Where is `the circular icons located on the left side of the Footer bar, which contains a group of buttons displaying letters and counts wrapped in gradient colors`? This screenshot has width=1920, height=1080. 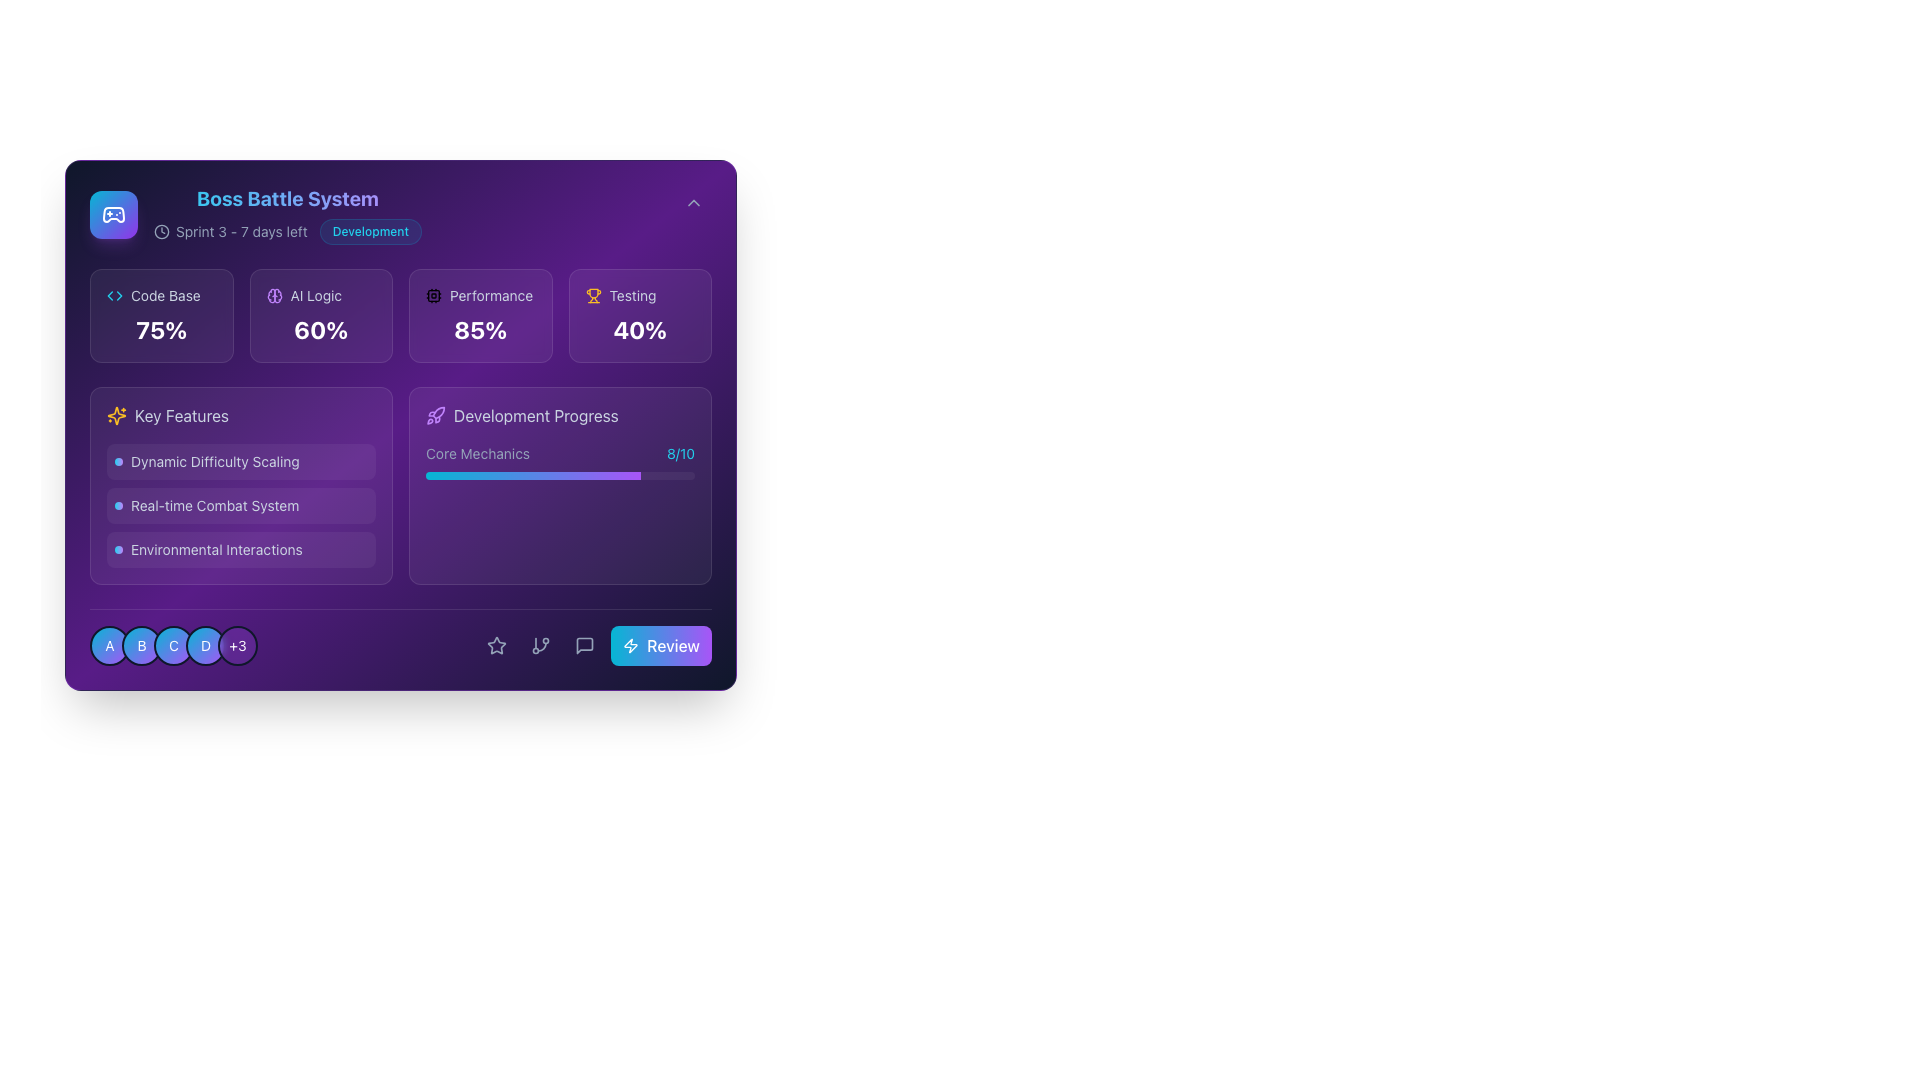 the circular icons located on the left side of the Footer bar, which contains a group of buttons displaying letters and counts wrapped in gradient colors is located at coordinates (400, 637).